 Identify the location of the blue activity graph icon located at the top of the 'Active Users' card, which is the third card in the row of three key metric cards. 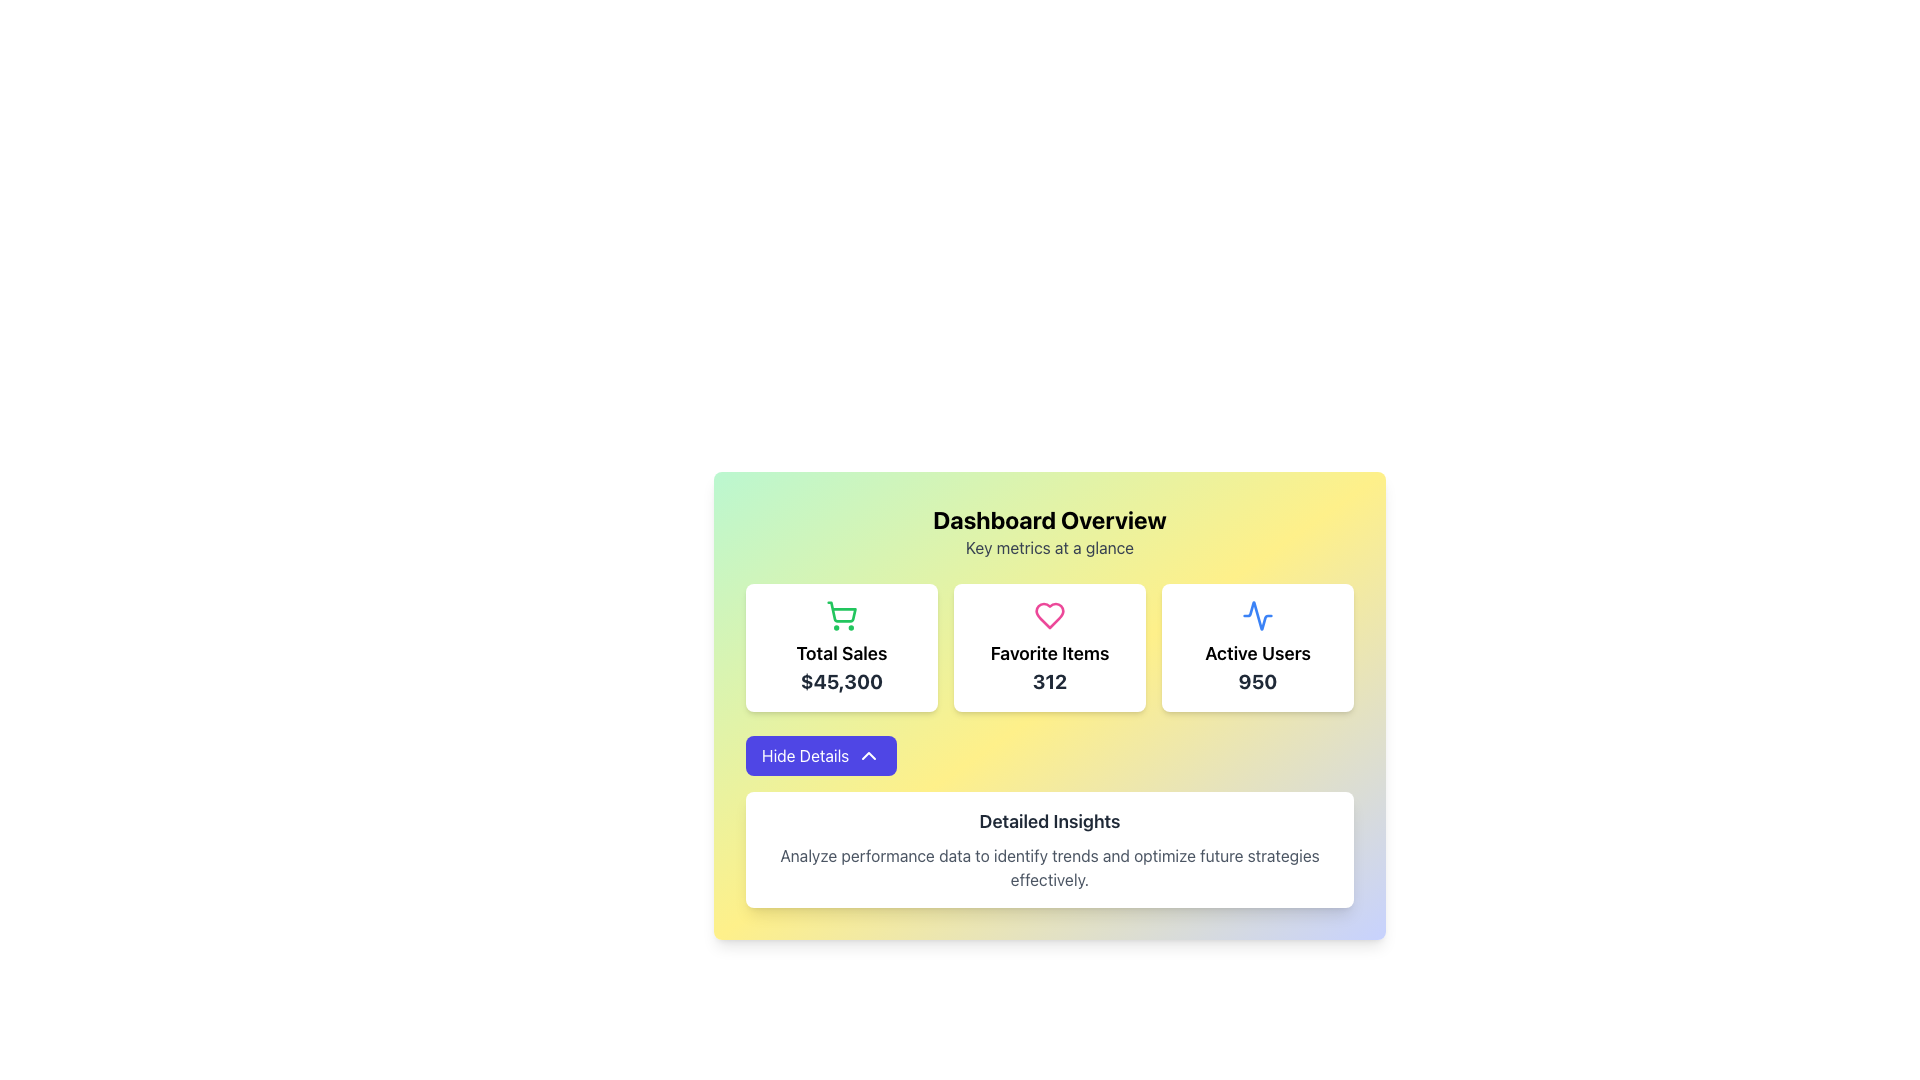
(1256, 615).